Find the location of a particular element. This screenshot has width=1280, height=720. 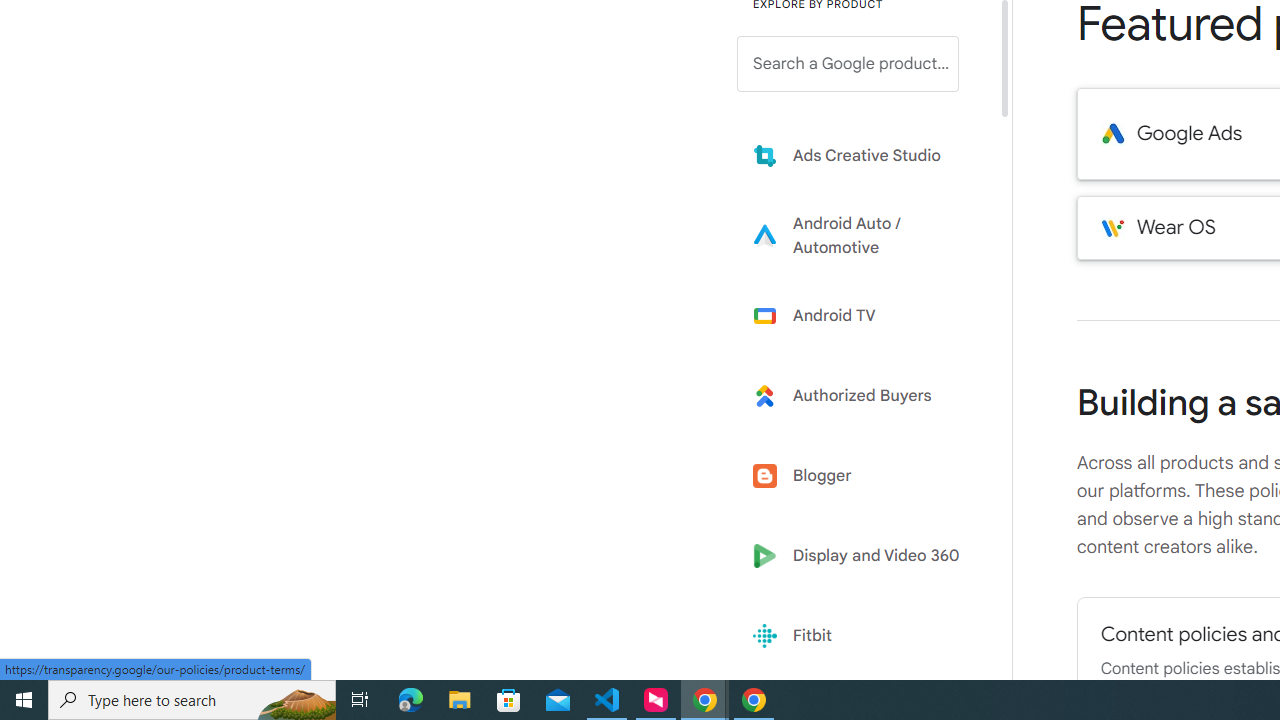

'Display and Video 360' is located at coordinates (862, 556).